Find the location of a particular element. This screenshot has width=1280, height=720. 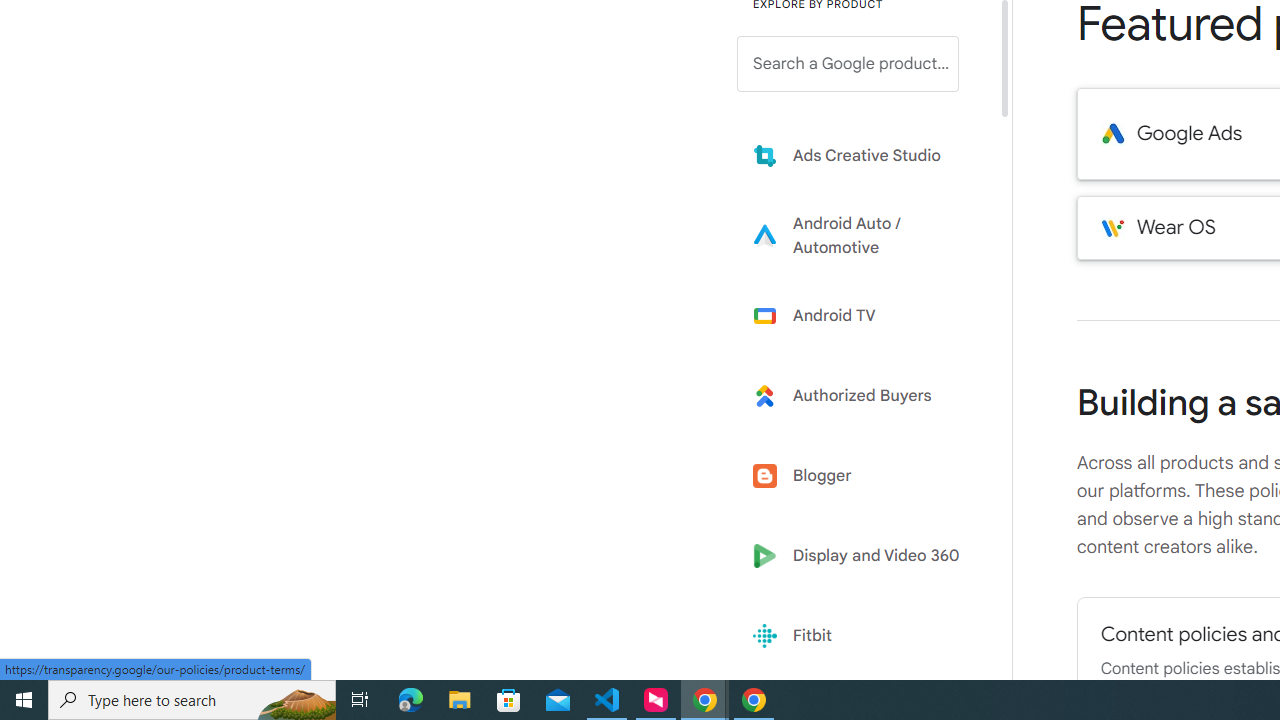

'Display and Video 360' is located at coordinates (862, 556).